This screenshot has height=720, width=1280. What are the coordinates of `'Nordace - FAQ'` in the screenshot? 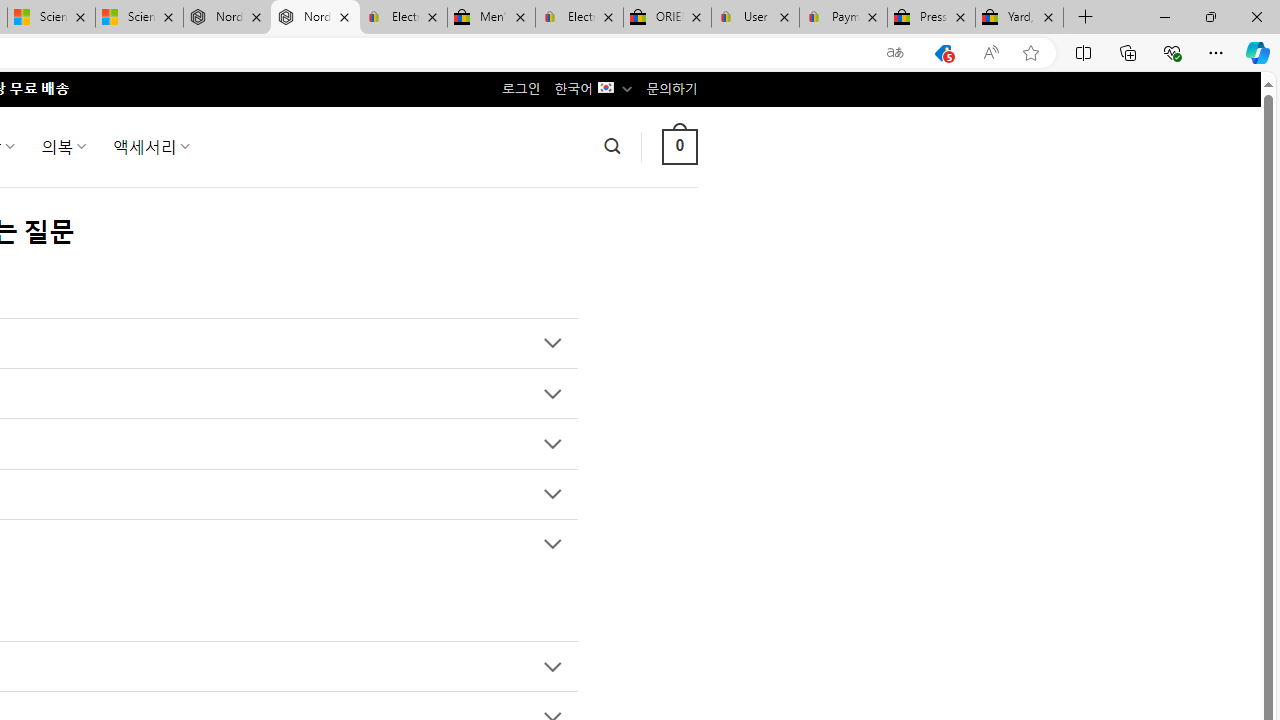 It's located at (314, 17).